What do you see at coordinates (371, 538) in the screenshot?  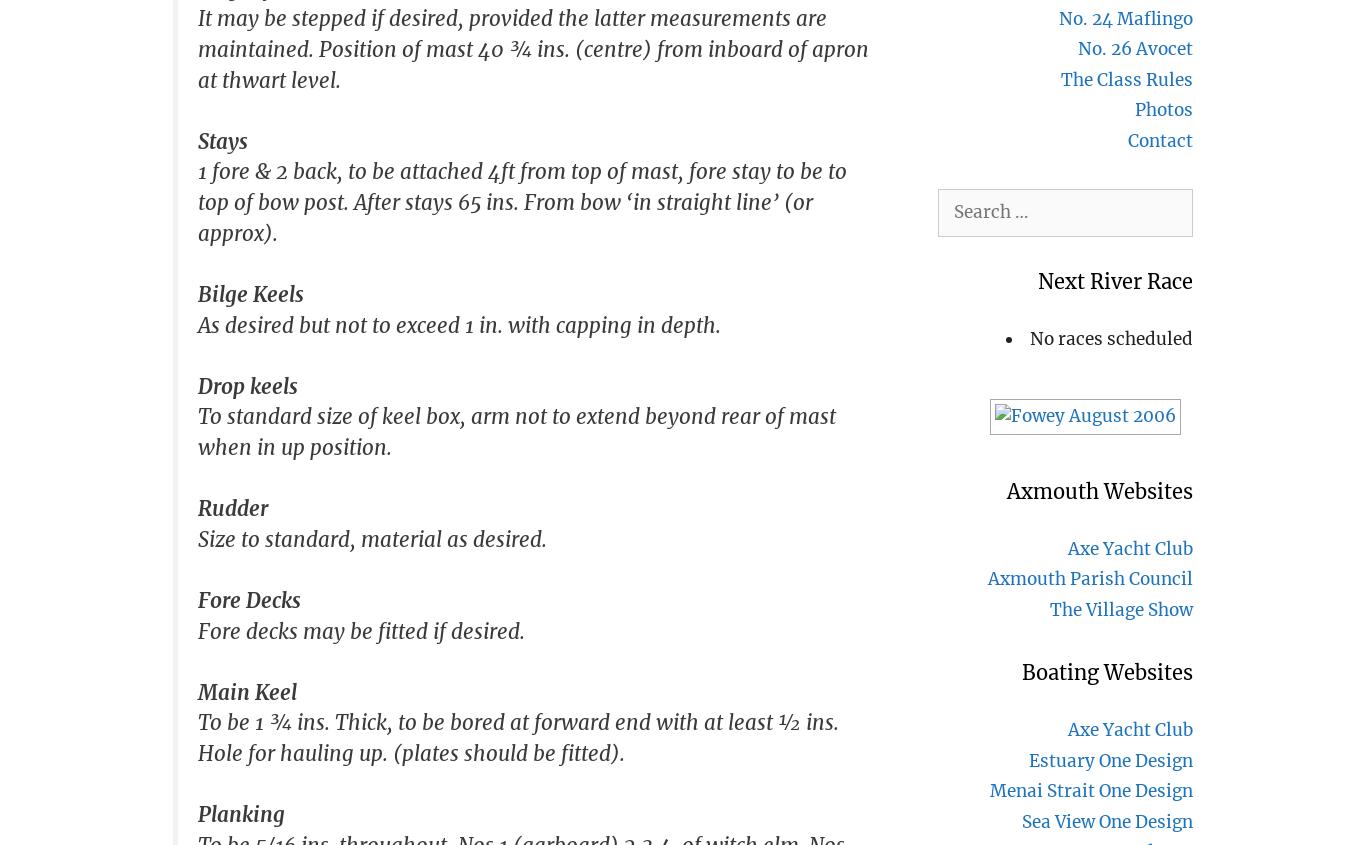 I see `'Size to standard, material as desired.'` at bounding box center [371, 538].